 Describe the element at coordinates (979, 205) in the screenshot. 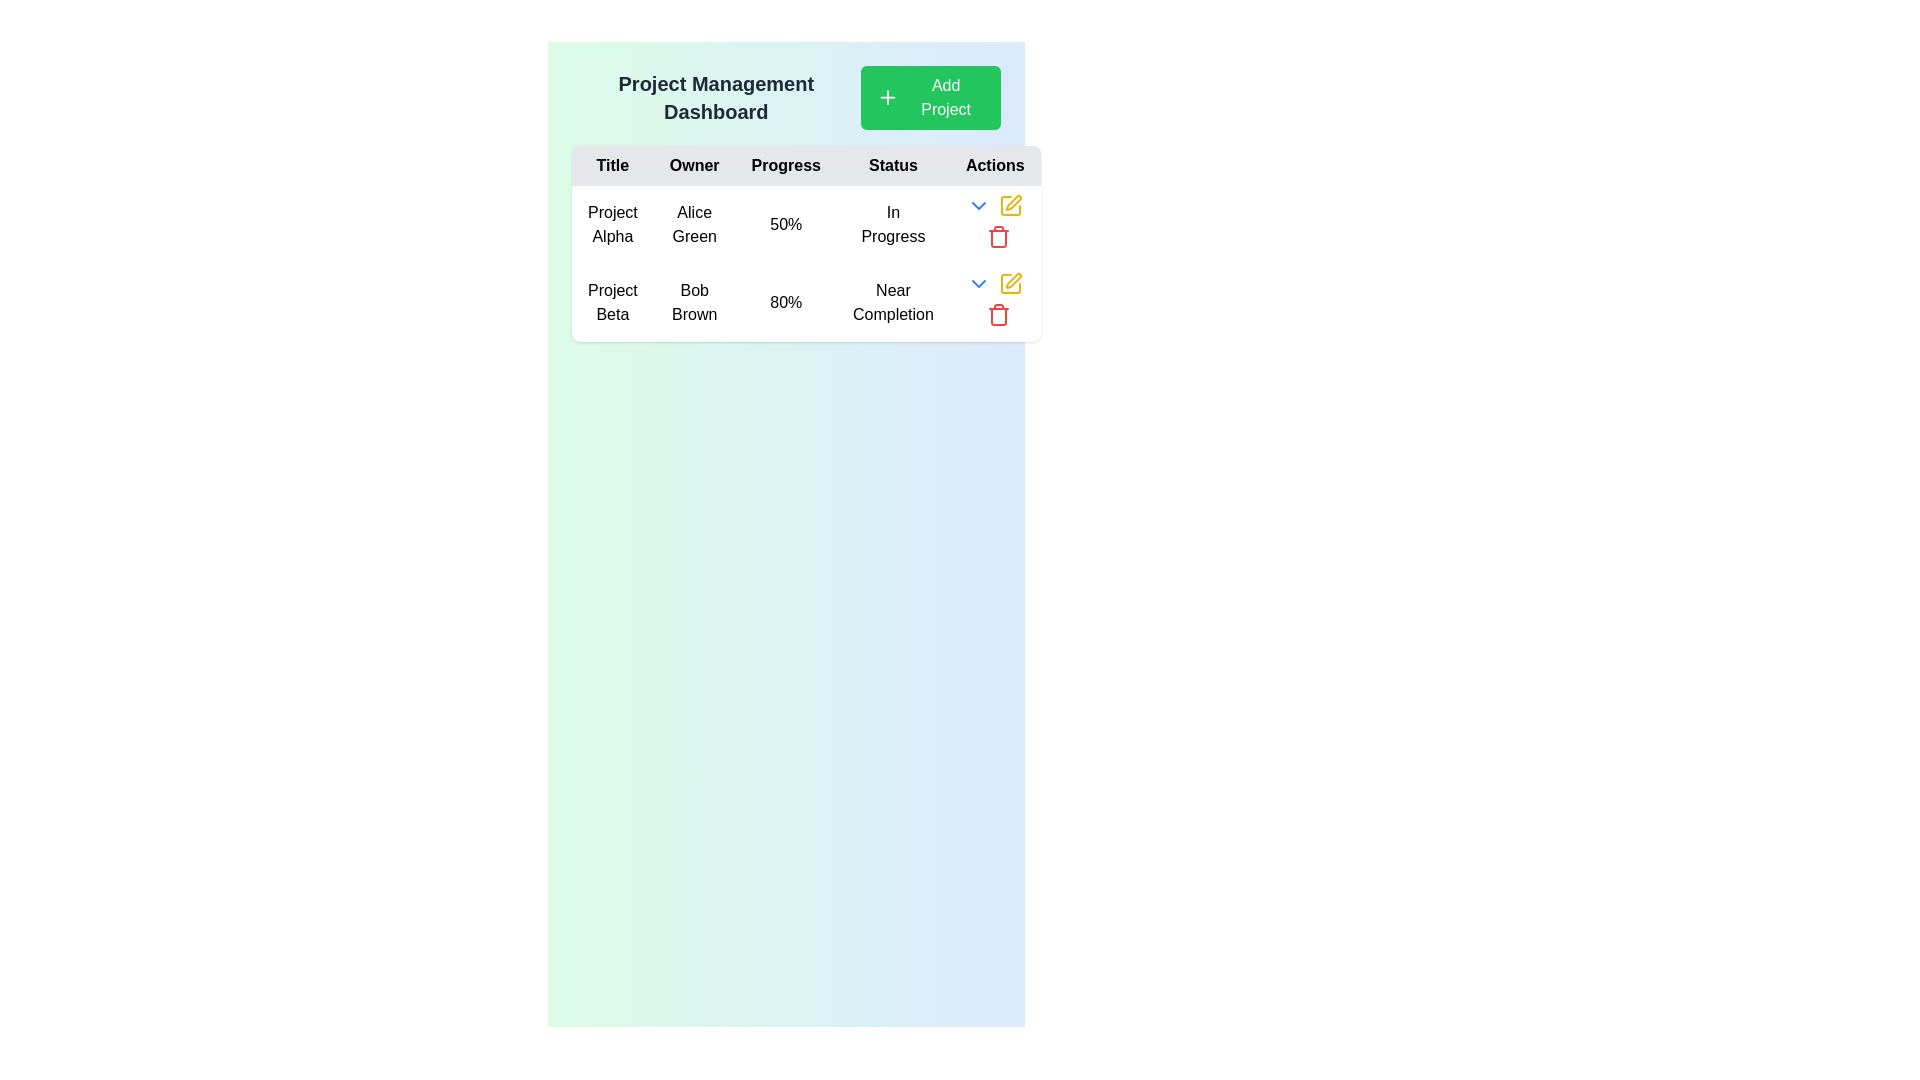

I see `the downward-facing chevron icon in the 'Actions' column for 'Project Alpha'` at that location.